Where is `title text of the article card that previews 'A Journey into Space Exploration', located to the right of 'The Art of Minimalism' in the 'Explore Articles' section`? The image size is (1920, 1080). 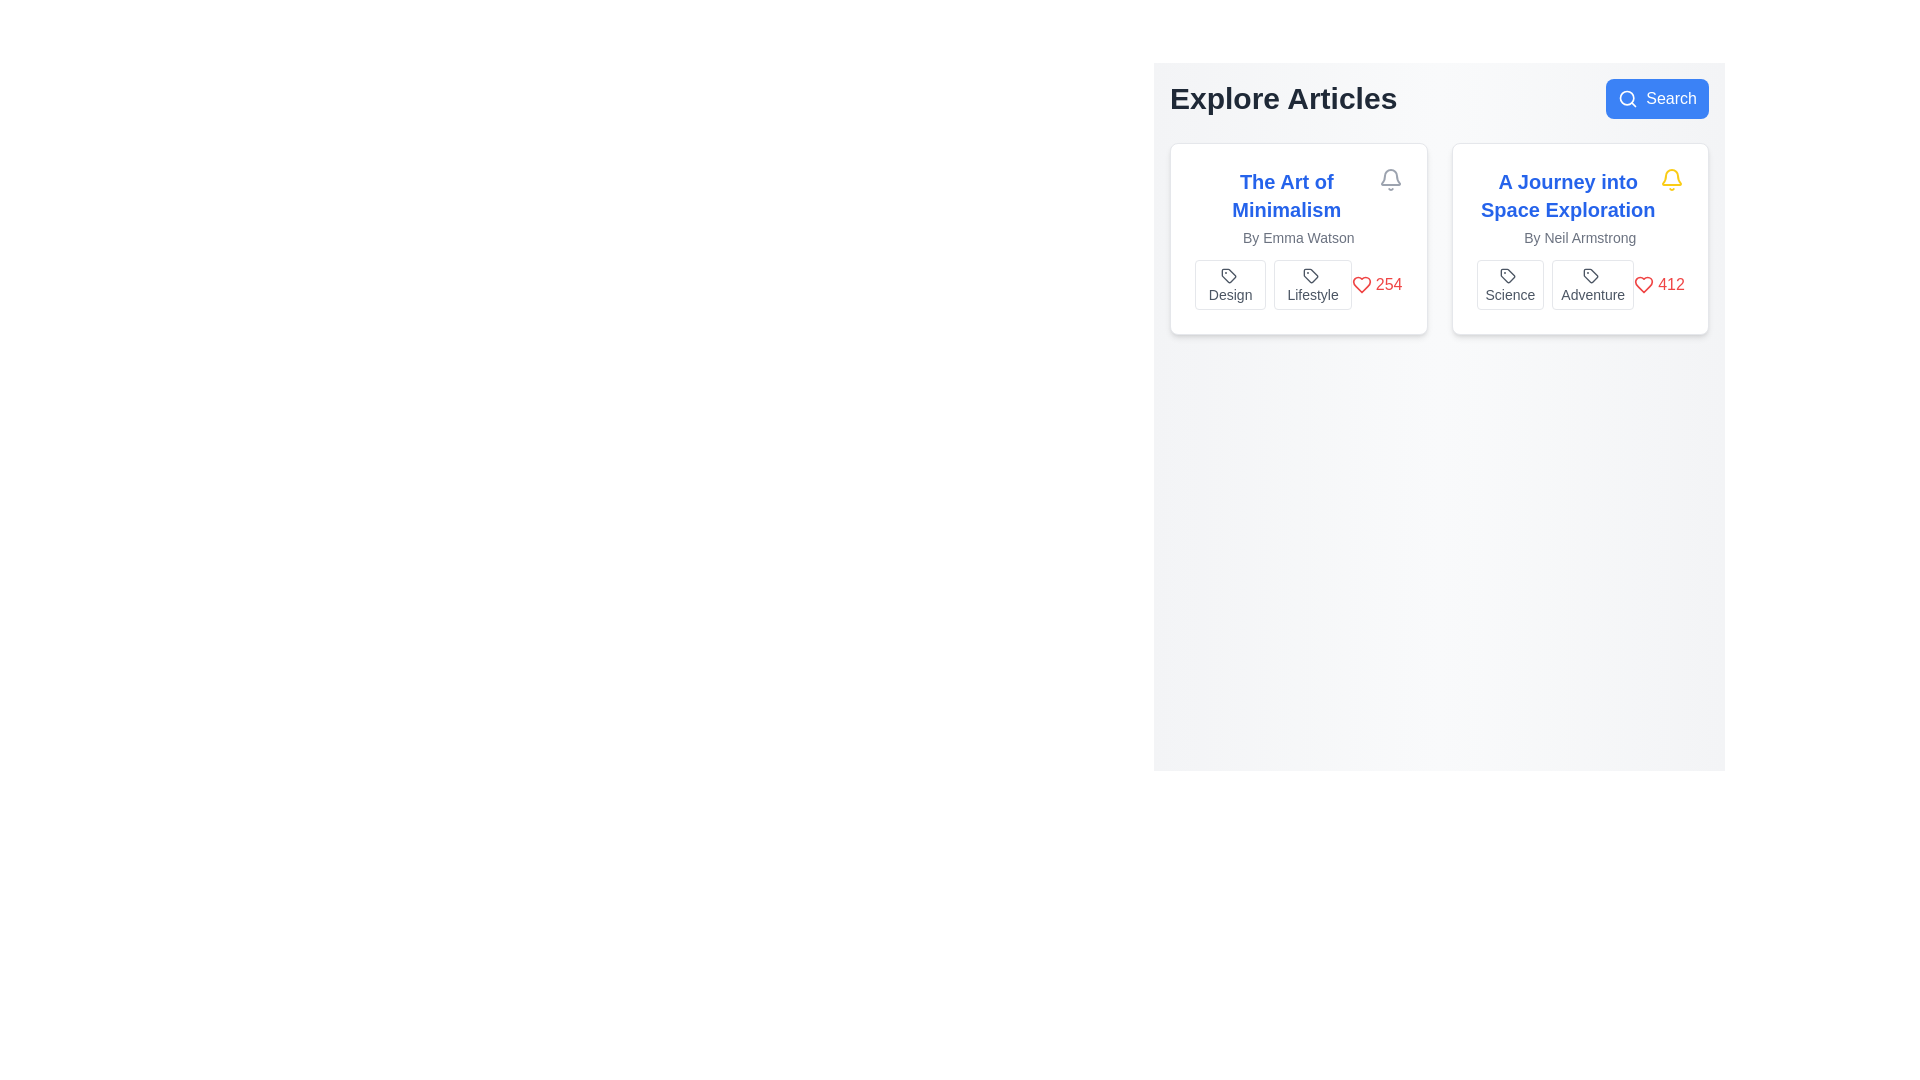 title text of the article card that previews 'A Journey into Space Exploration', located to the right of 'The Art of Minimalism' in the 'Explore Articles' section is located at coordinates (1567, 196).